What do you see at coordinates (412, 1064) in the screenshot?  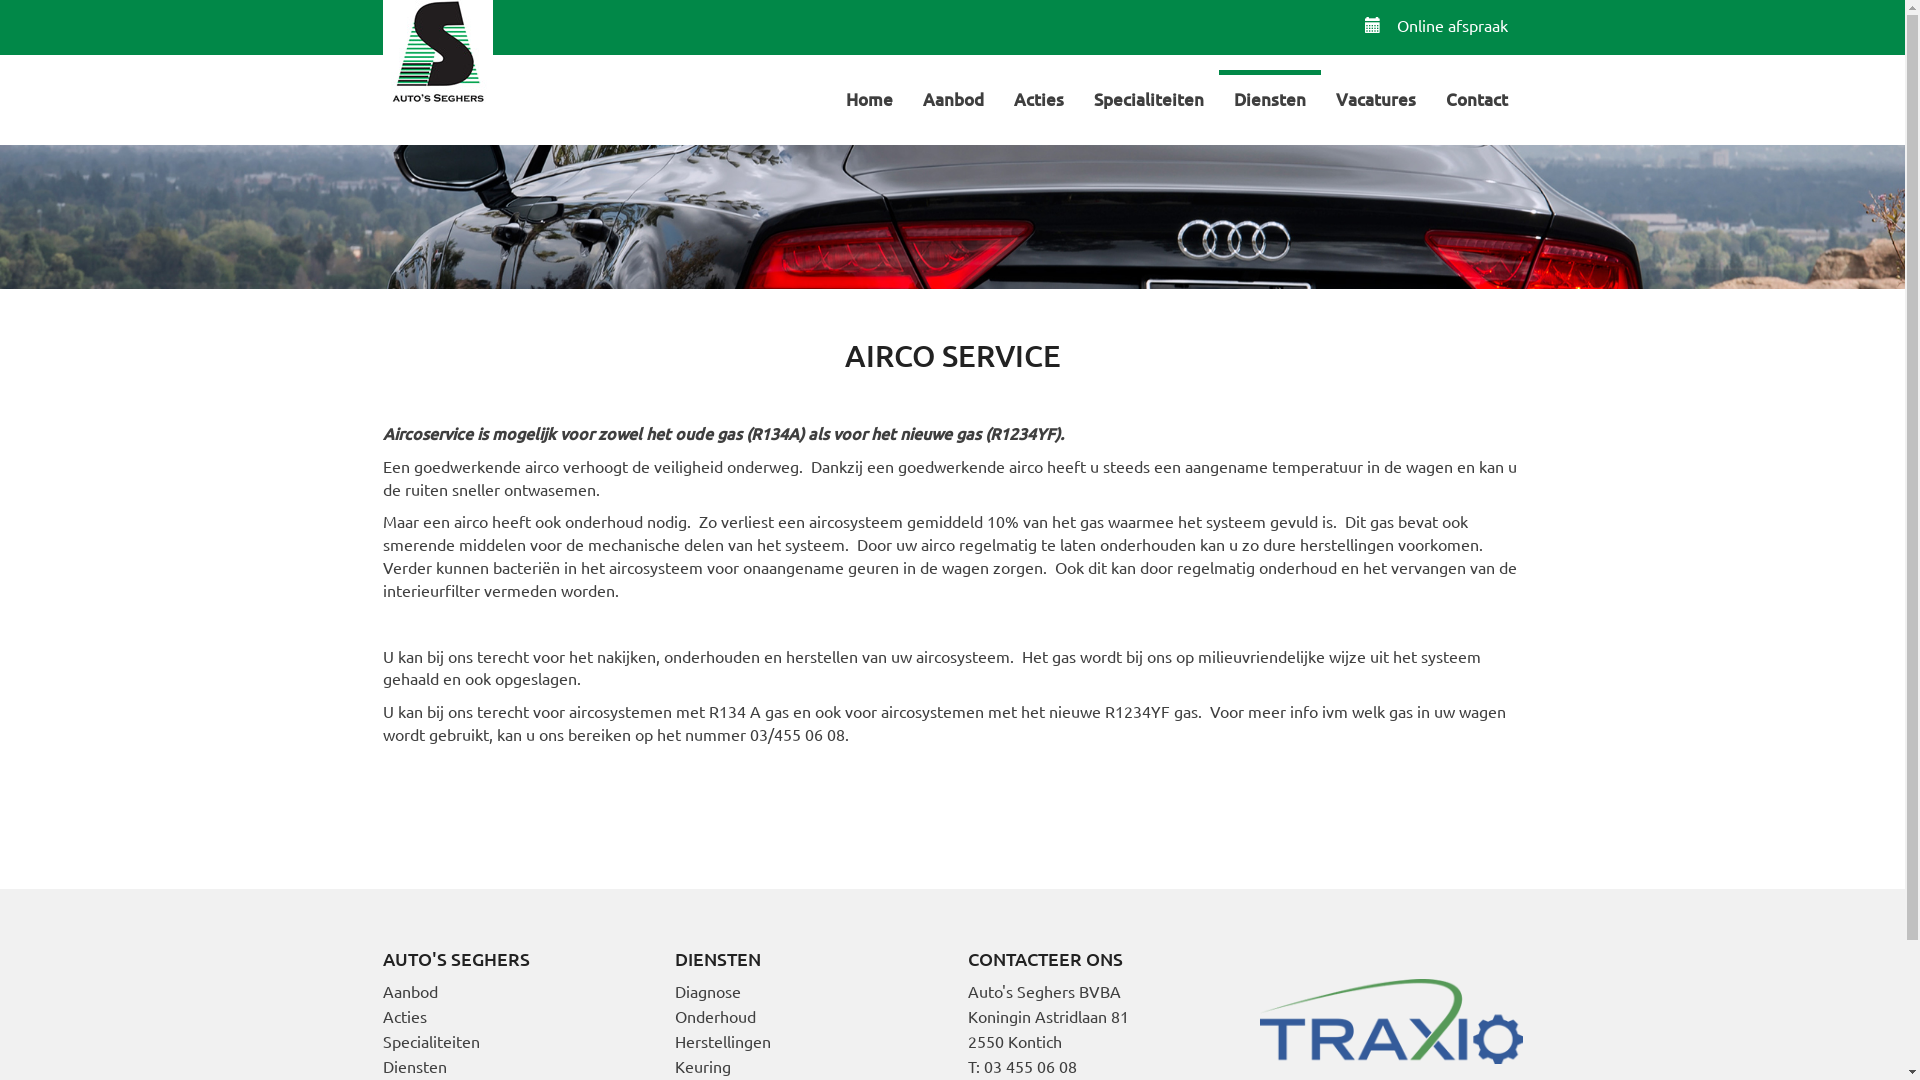 I see `'Diensten'` at bounding box center [412, 1064].